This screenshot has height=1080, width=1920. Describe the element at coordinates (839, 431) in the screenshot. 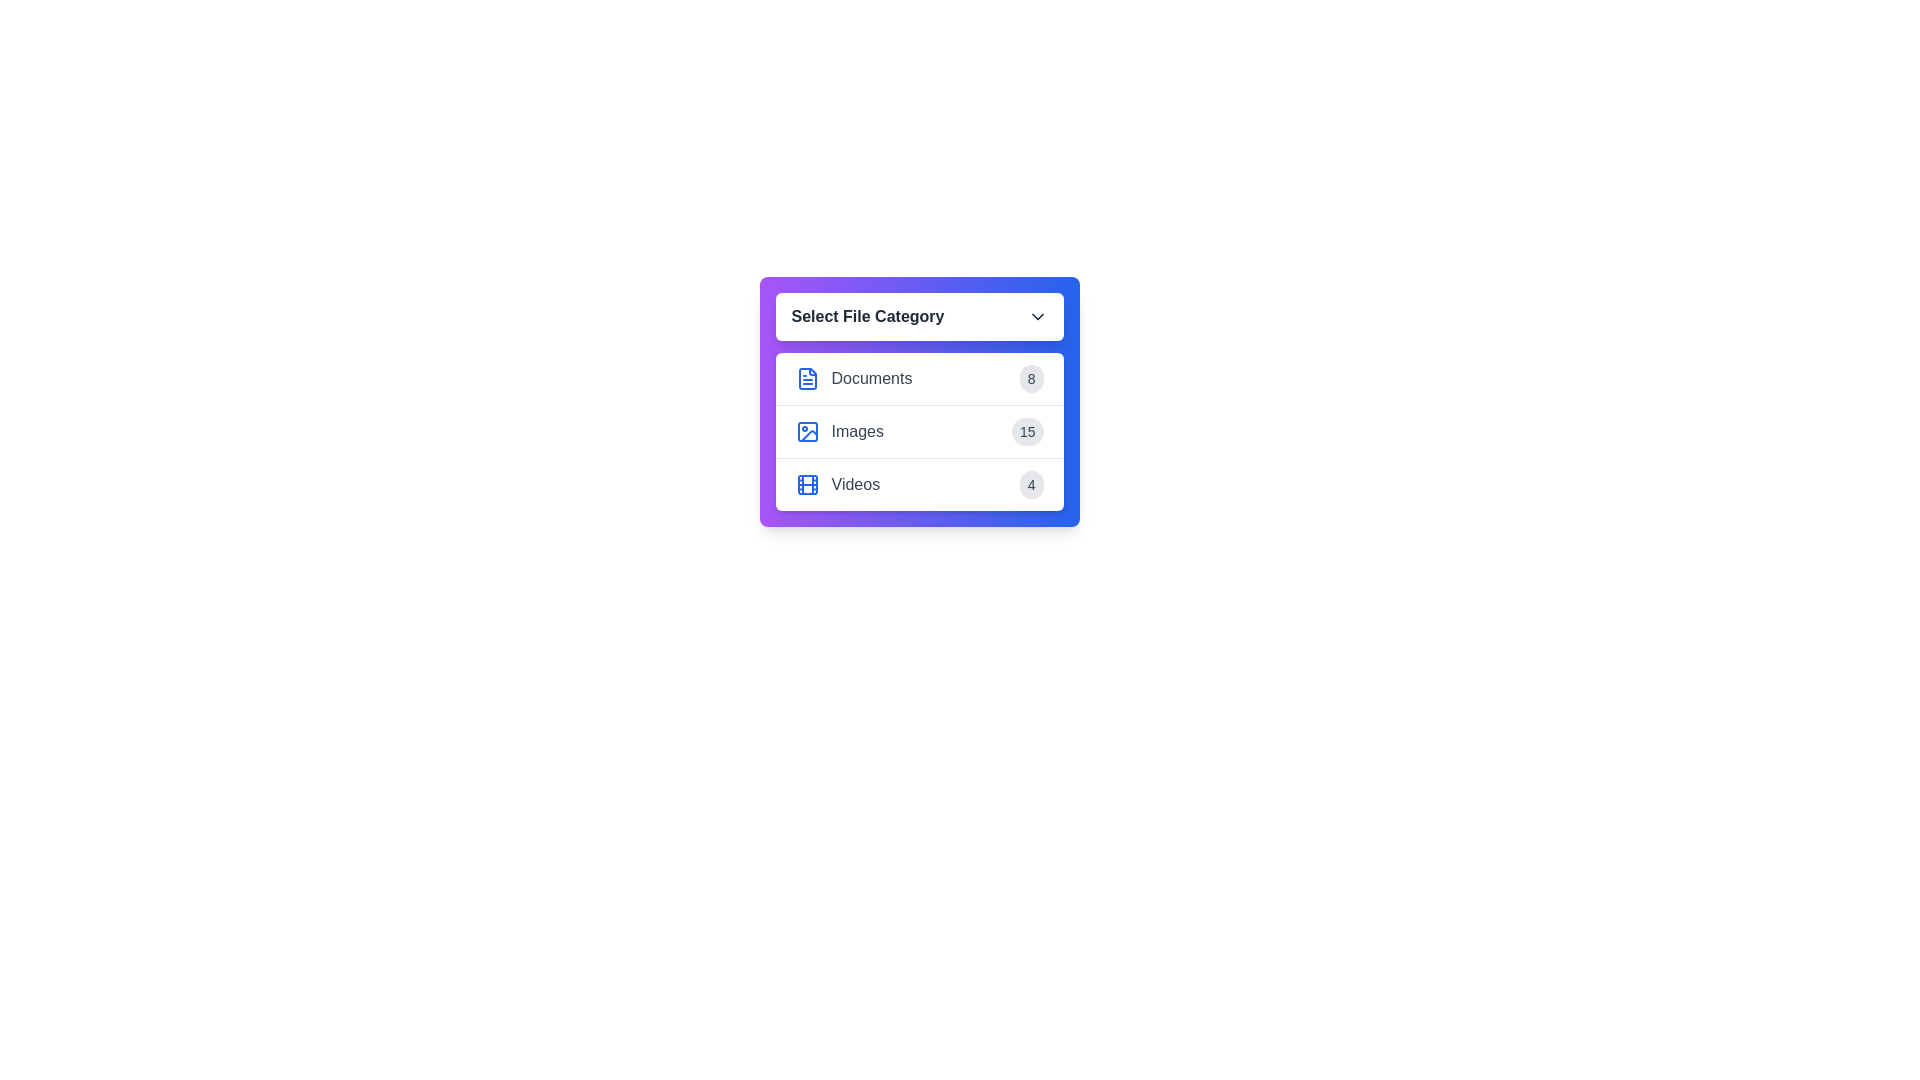

I see `the second option in the dropdown menu titled 'Images', which has a picture icon on the left and the number '15' on the right` at that location.